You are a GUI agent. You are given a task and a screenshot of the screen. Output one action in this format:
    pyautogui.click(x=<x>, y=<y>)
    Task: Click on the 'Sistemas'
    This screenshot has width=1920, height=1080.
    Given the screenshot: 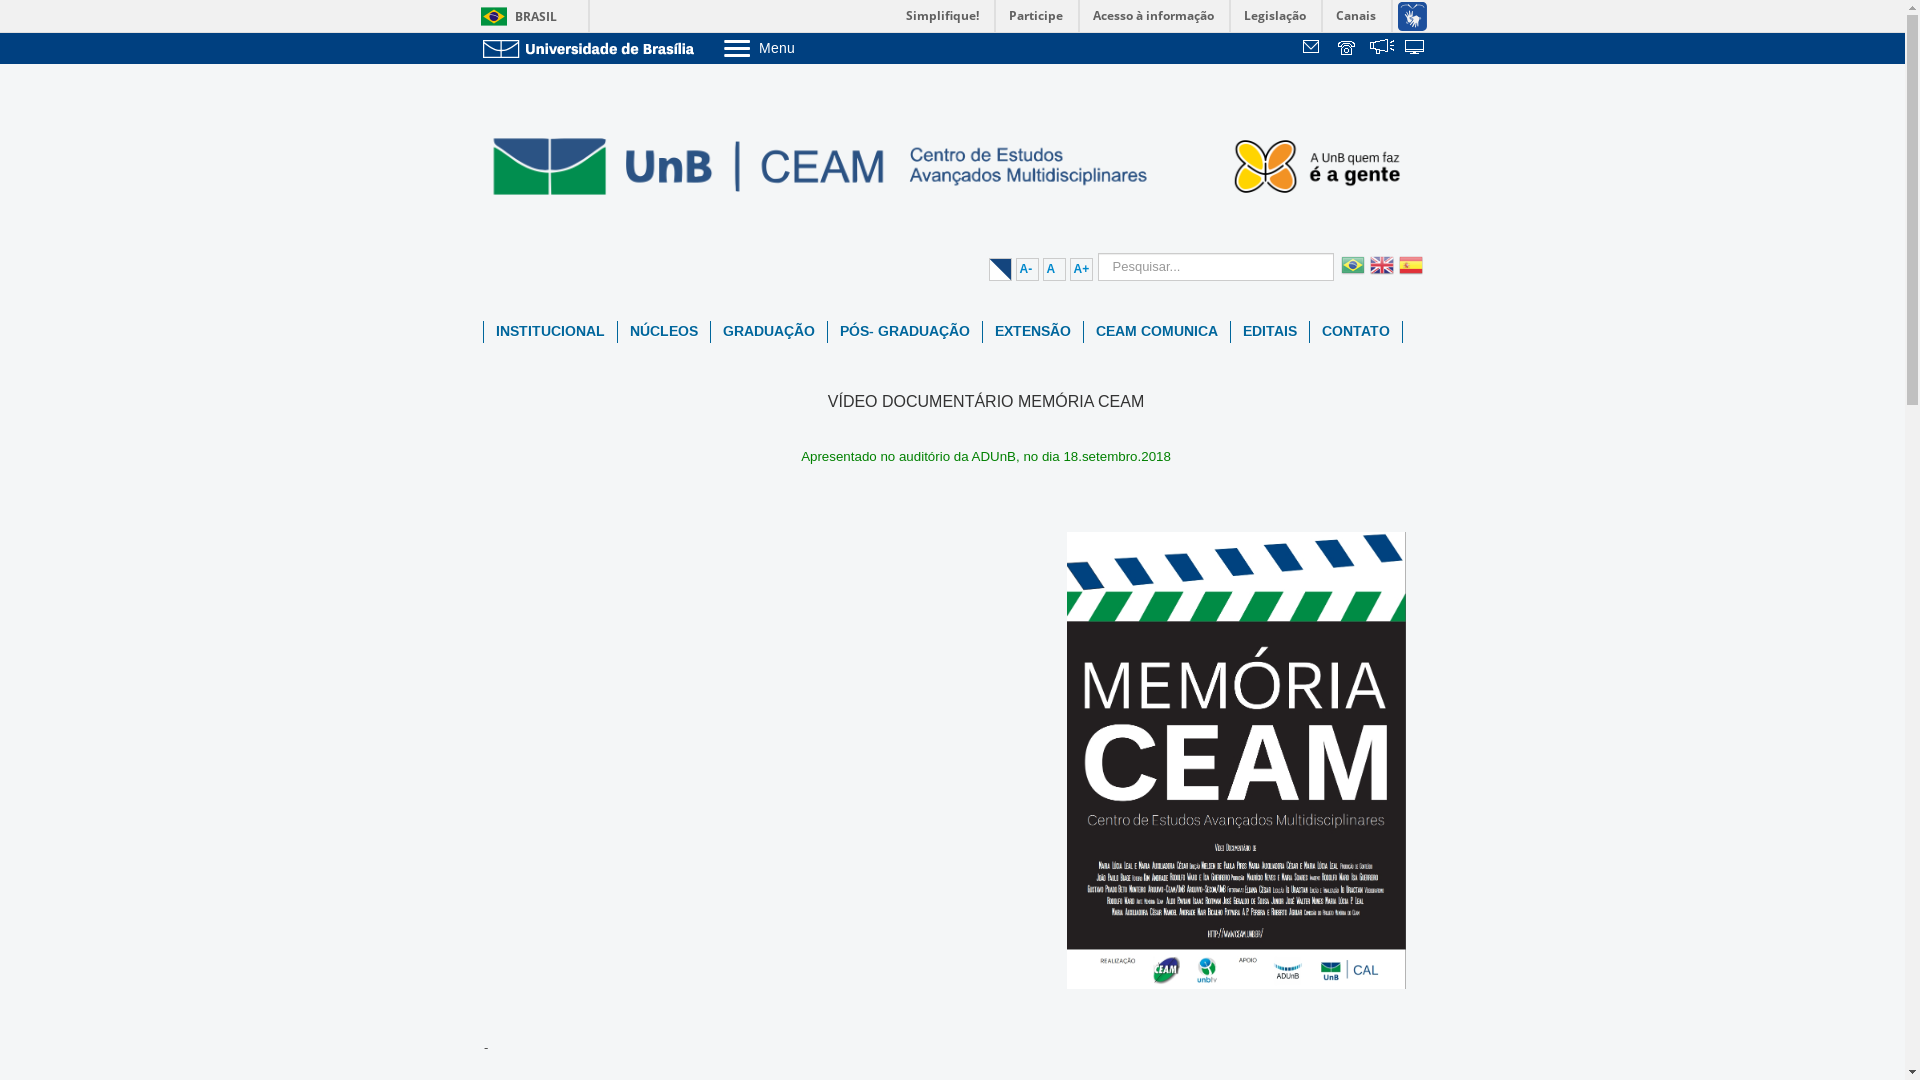 What is the action you would take?
    pyautogui.click(x=1415, y=48)
    